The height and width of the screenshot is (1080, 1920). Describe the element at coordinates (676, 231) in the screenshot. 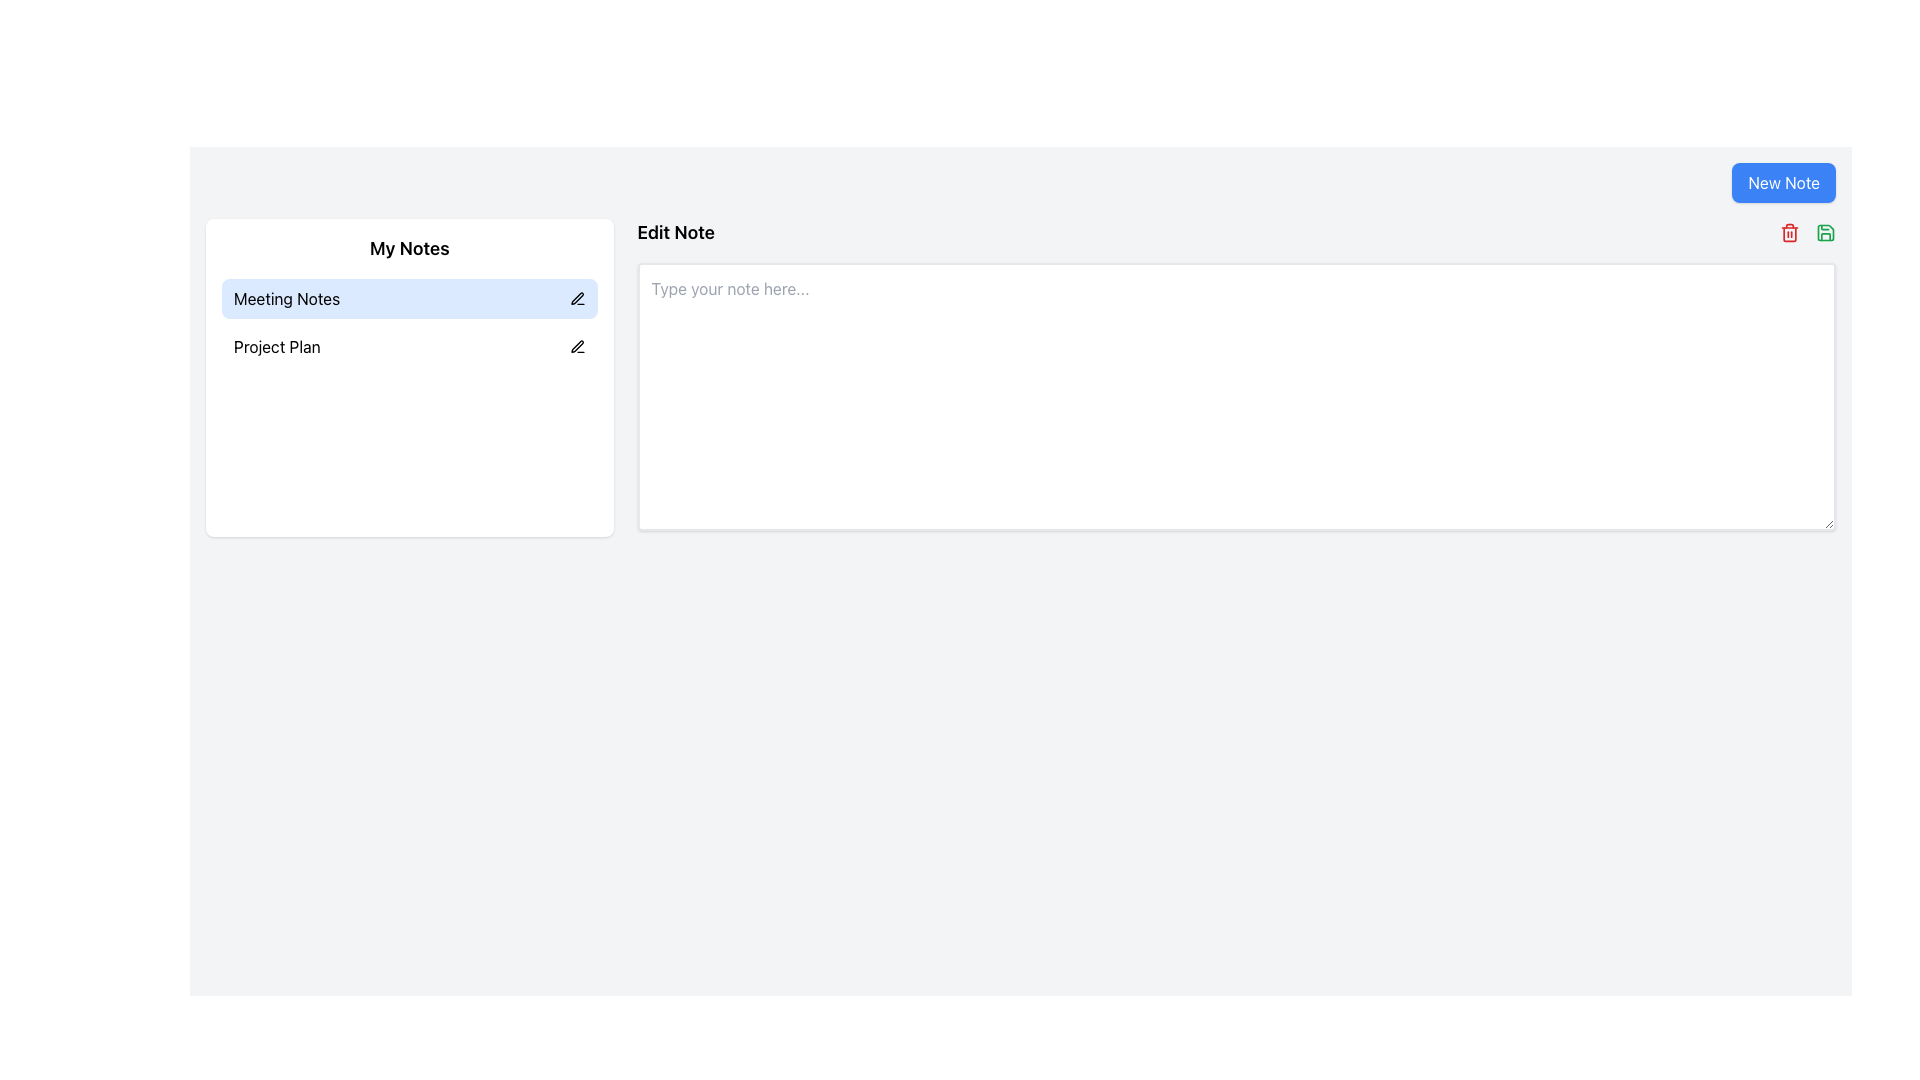

I see `the static text label displaying 'Edit Note' which is positioned at the top-center of the interface in a bold font` at that location.